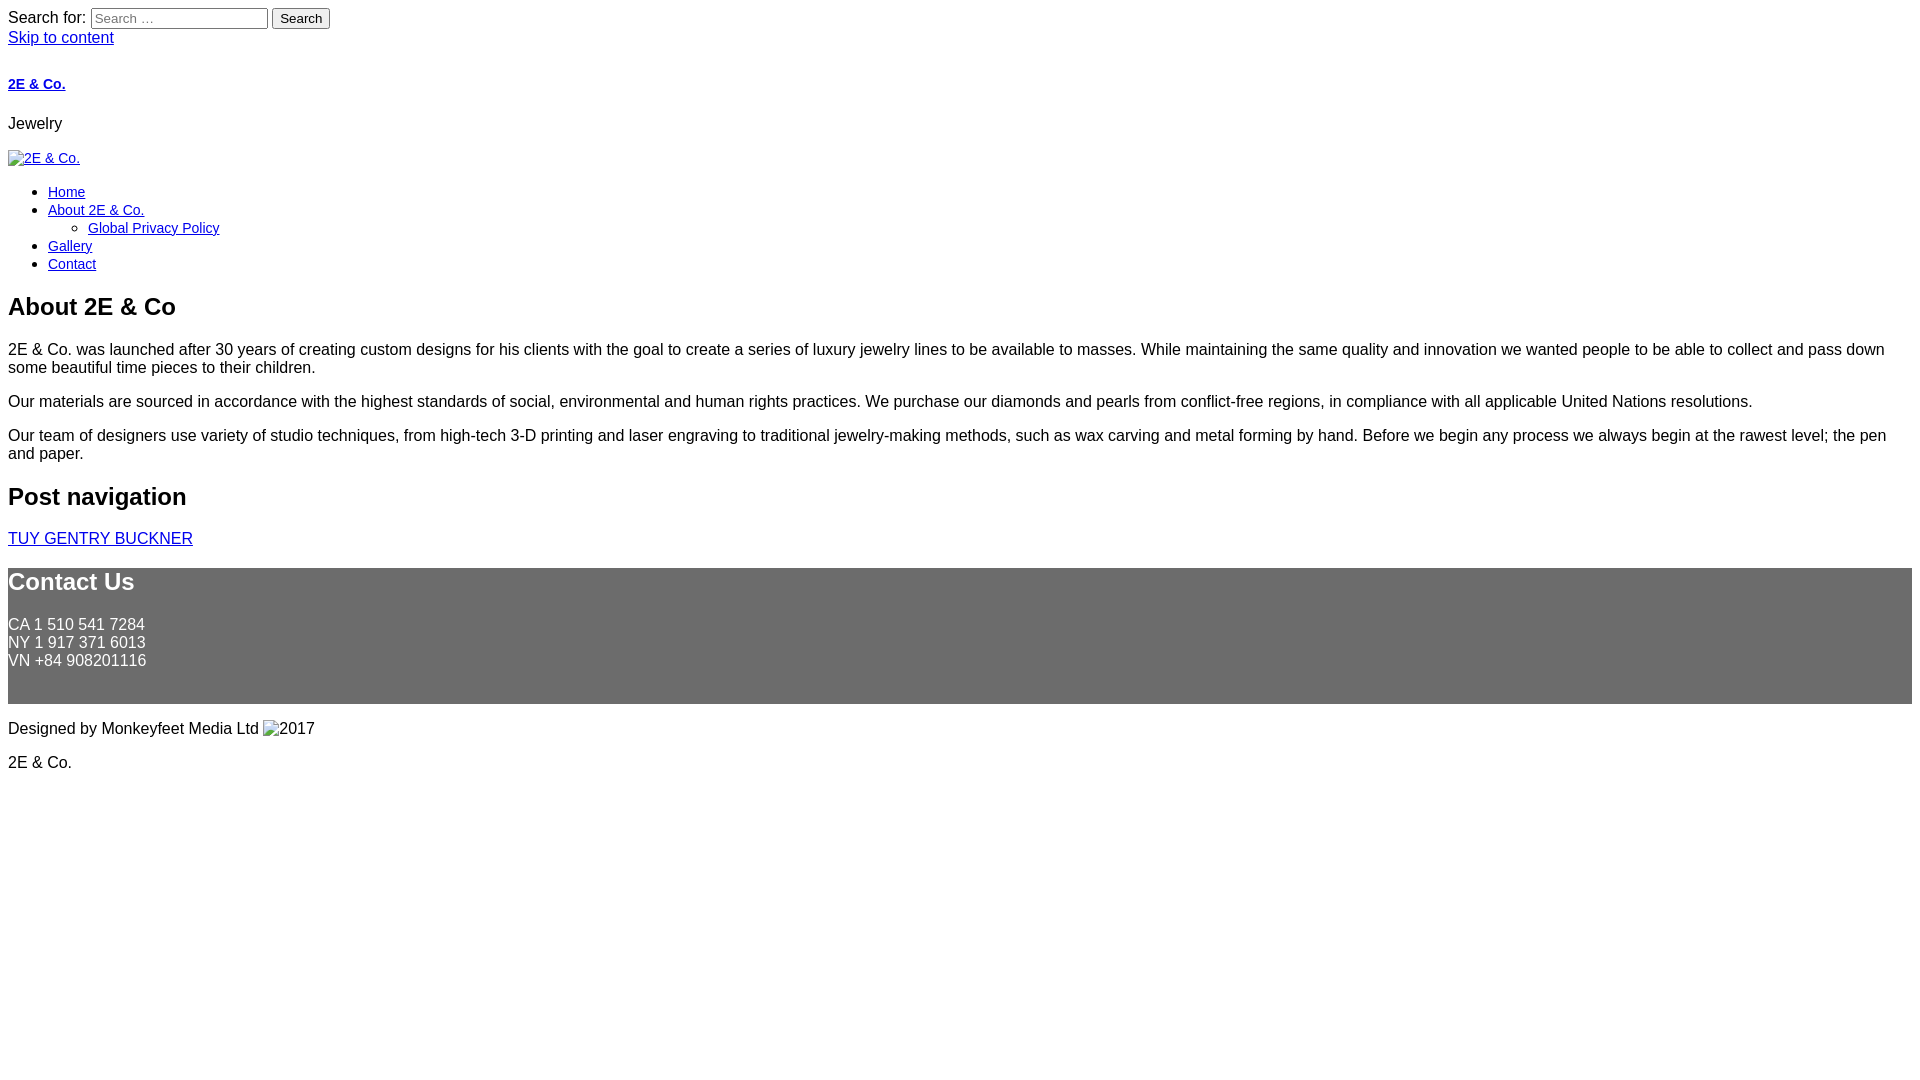 This screenshot has width=1920, height=1080. Describe the element at coordinates (66, 192) in the screenshot. I see `'Home'` at that location.